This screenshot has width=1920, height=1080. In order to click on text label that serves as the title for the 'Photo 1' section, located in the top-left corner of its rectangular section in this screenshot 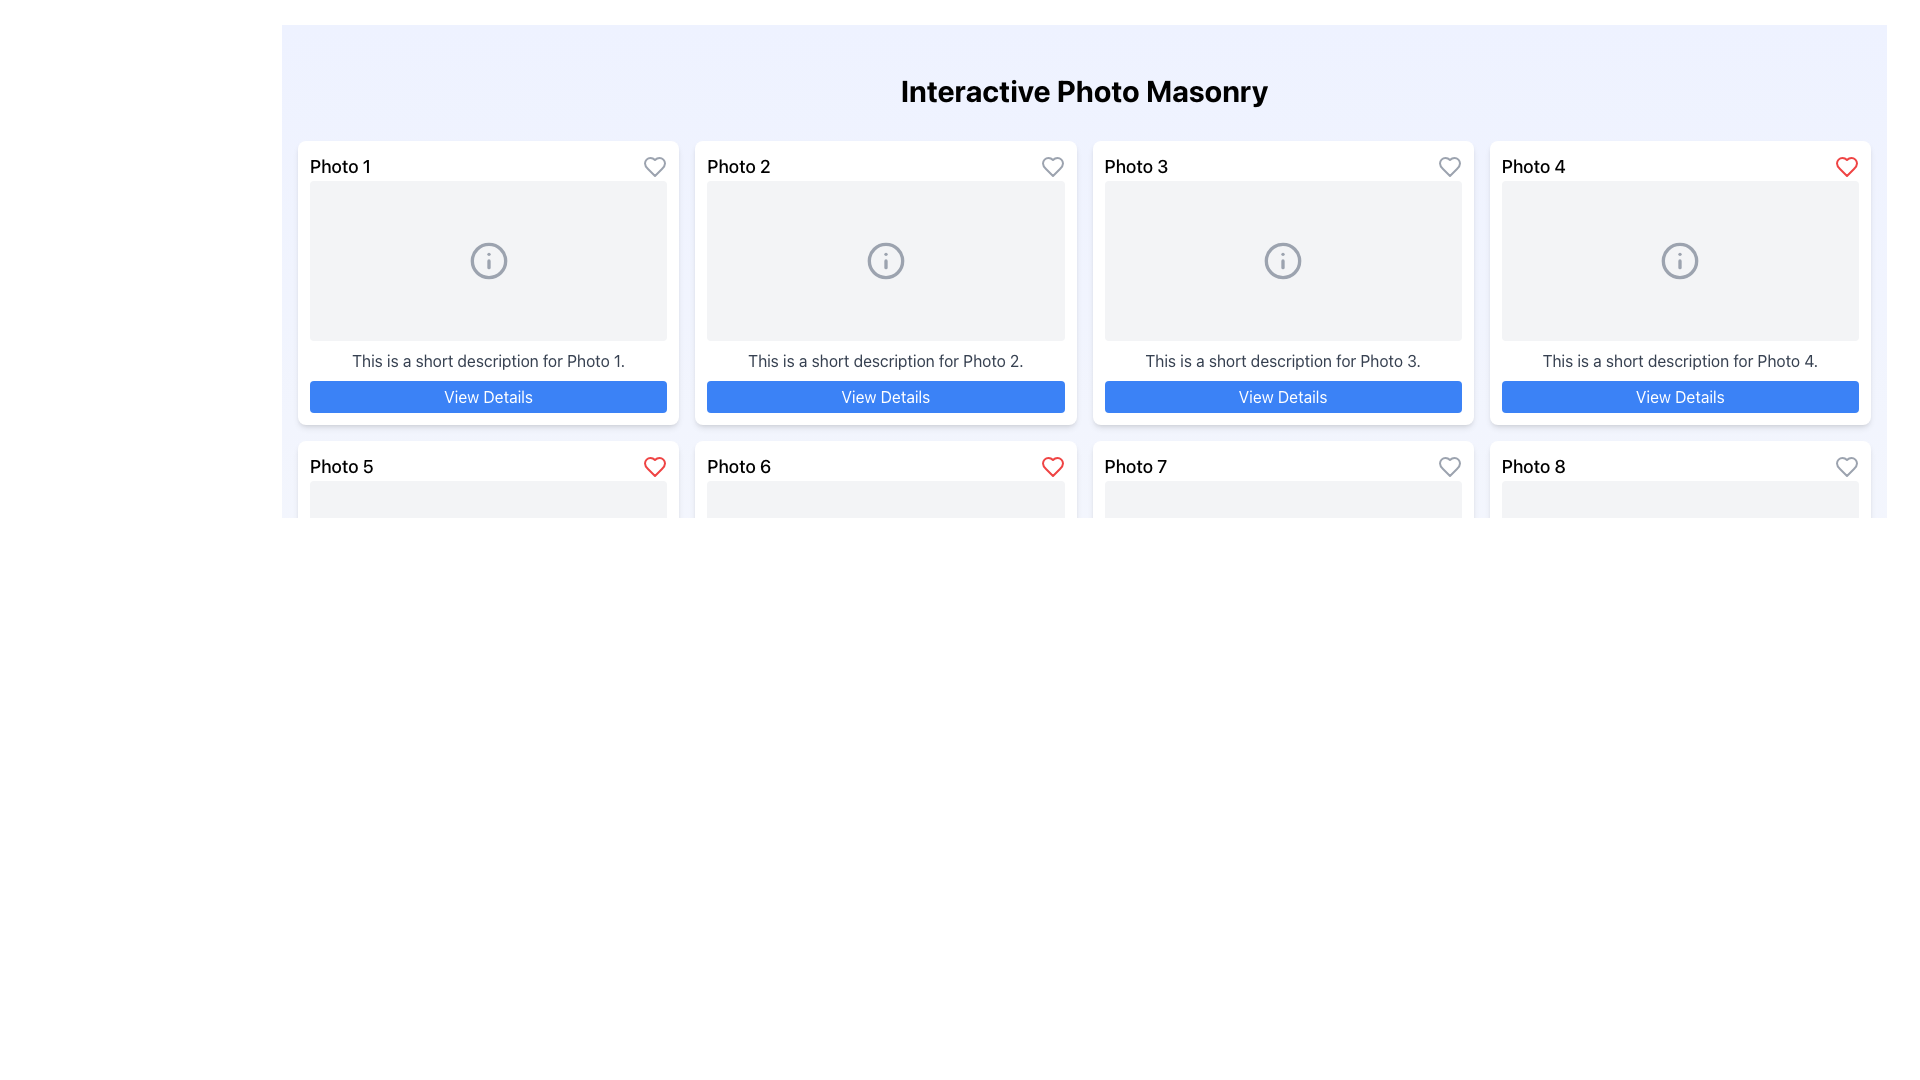, I will do `click(340, 165)`.